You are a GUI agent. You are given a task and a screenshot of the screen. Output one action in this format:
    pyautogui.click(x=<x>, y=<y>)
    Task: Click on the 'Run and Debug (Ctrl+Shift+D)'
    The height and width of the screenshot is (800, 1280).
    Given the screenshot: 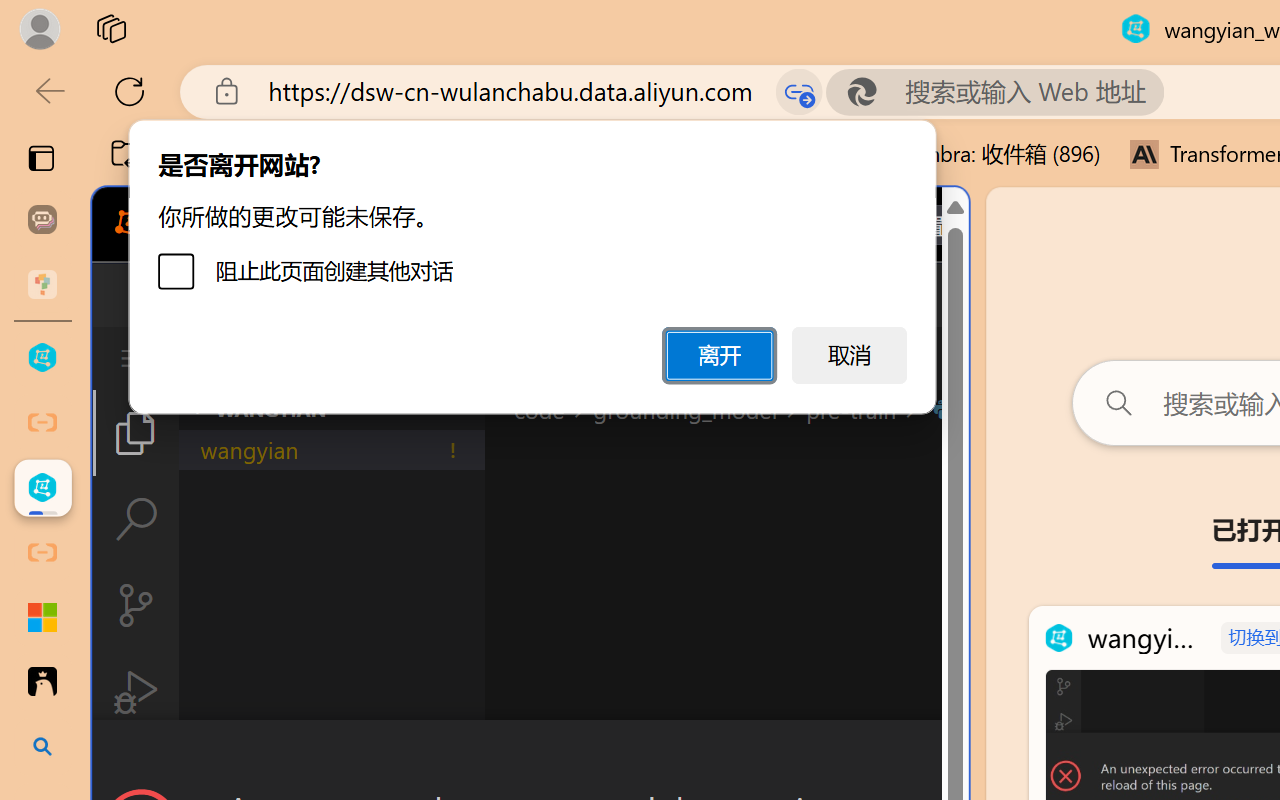 What is the action you would take?
    pyautogui.click(x=134, y=692)
    